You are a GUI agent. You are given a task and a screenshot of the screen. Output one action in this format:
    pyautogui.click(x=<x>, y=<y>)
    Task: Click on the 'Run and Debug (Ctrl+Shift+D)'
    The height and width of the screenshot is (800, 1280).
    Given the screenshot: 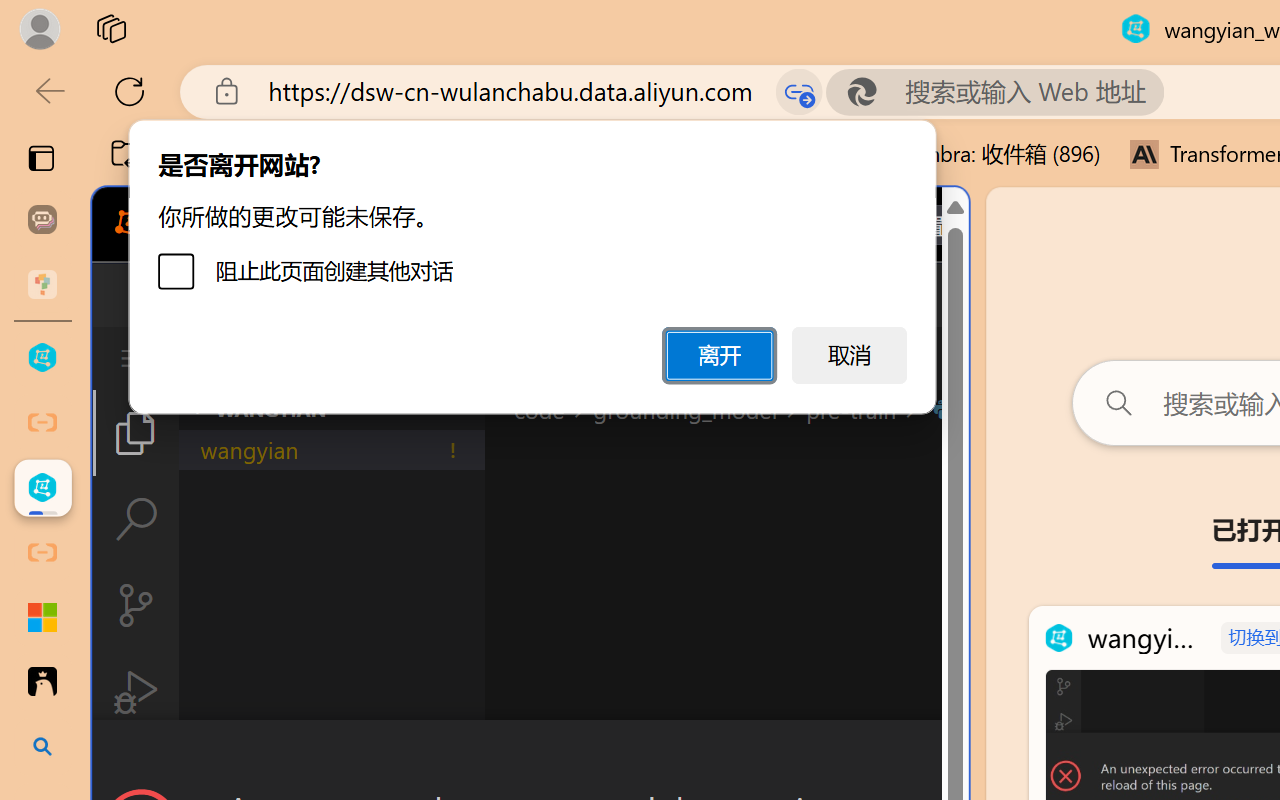 What is the action you would take?
    pyautogui.click(x=134, y=692)
    